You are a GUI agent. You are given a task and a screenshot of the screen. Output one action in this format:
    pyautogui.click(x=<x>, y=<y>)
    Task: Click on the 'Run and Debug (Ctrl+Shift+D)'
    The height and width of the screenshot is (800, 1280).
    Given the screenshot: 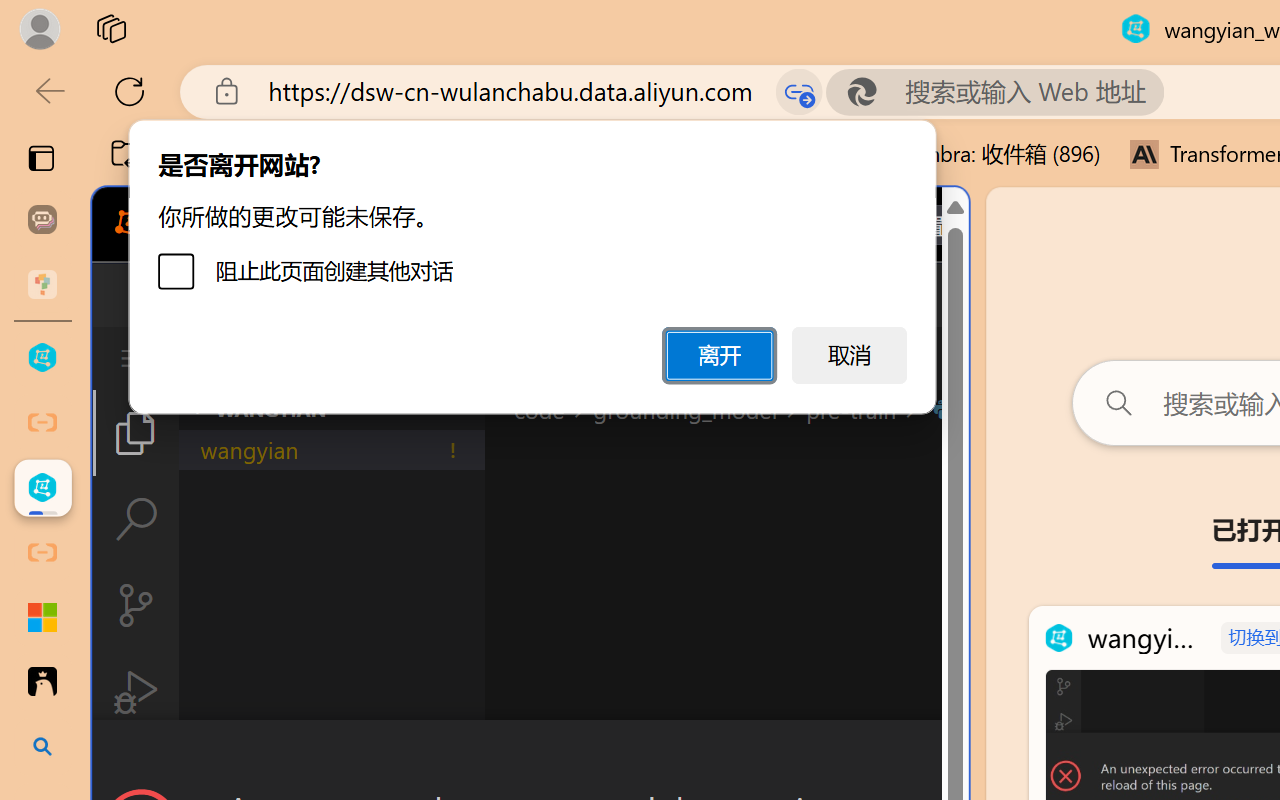 What is the action you would take?
    pyautogui.click(x=134, y=692)
    